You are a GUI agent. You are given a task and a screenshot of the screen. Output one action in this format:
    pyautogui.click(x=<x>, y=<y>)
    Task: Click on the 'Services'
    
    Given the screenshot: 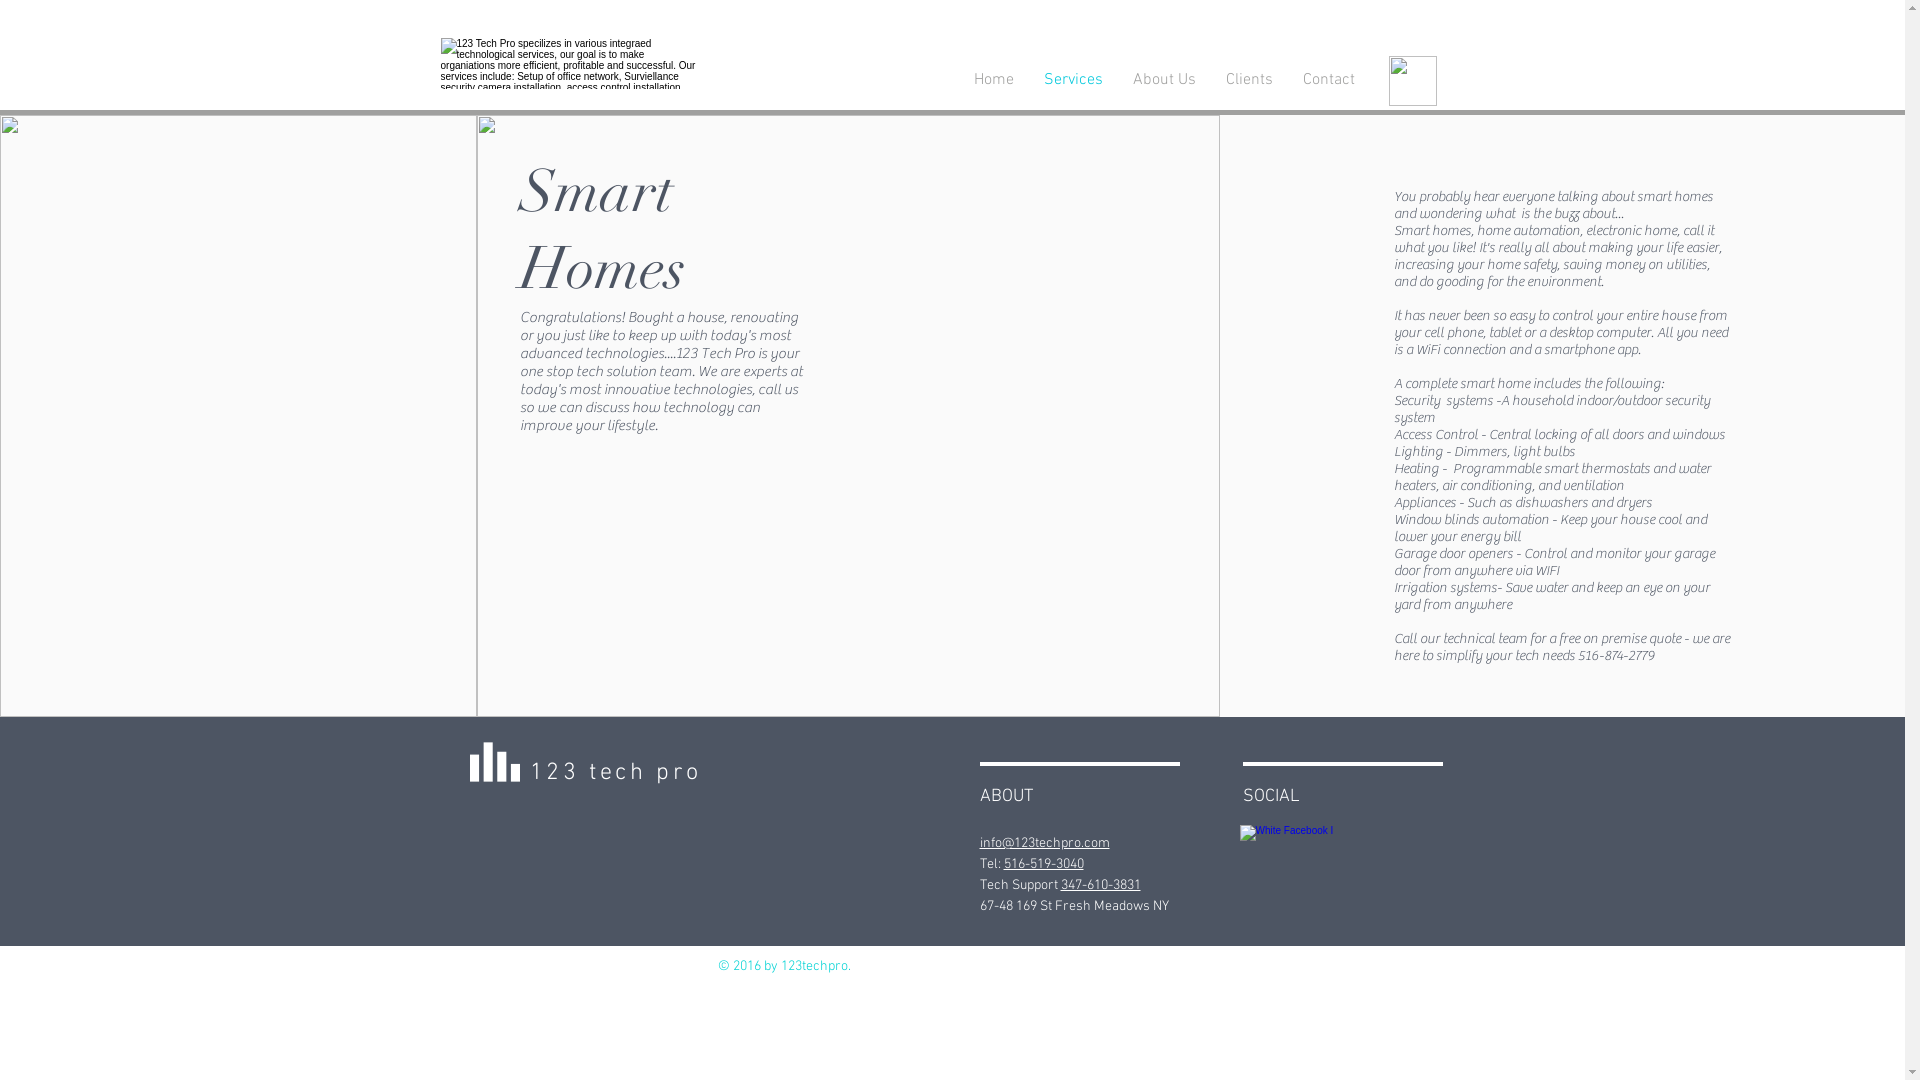 What is the action you would take?
    pyautogui.click(x=1071, y=79)
    